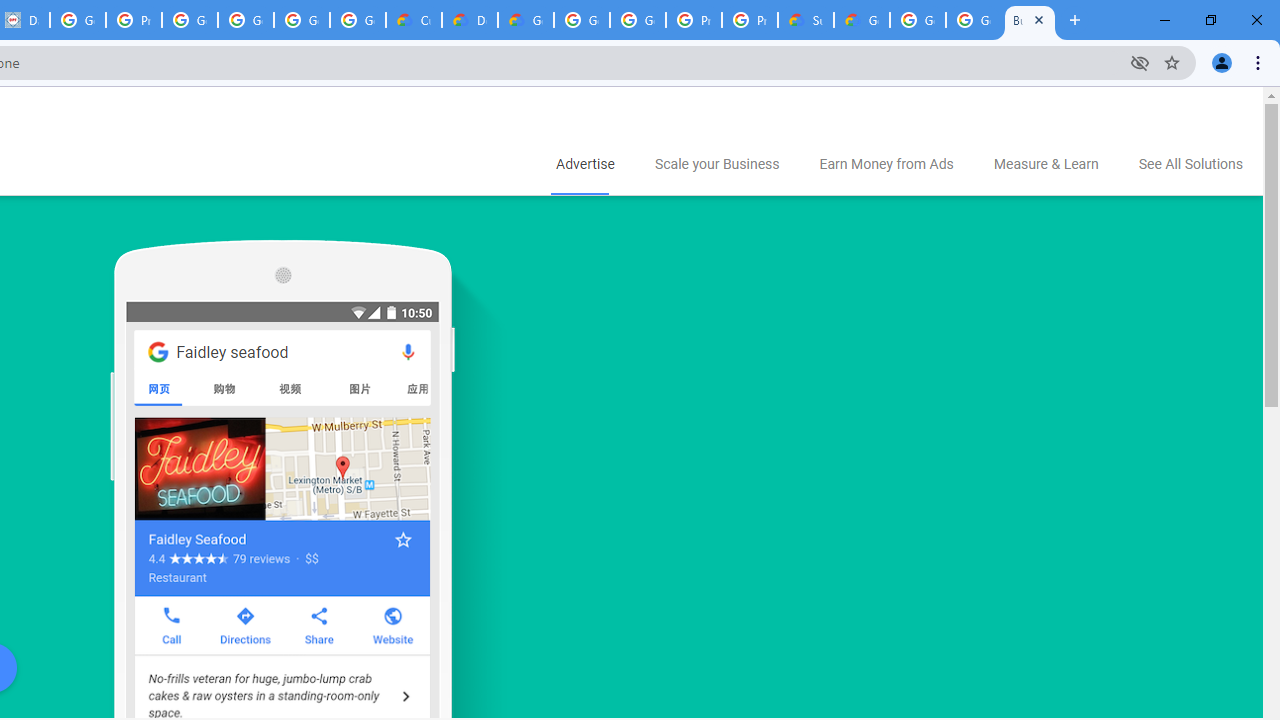 Image resolution: width=1280 pixels, height=720 pixels. I want to click on 'See All Solutions', so click(1190, 164).